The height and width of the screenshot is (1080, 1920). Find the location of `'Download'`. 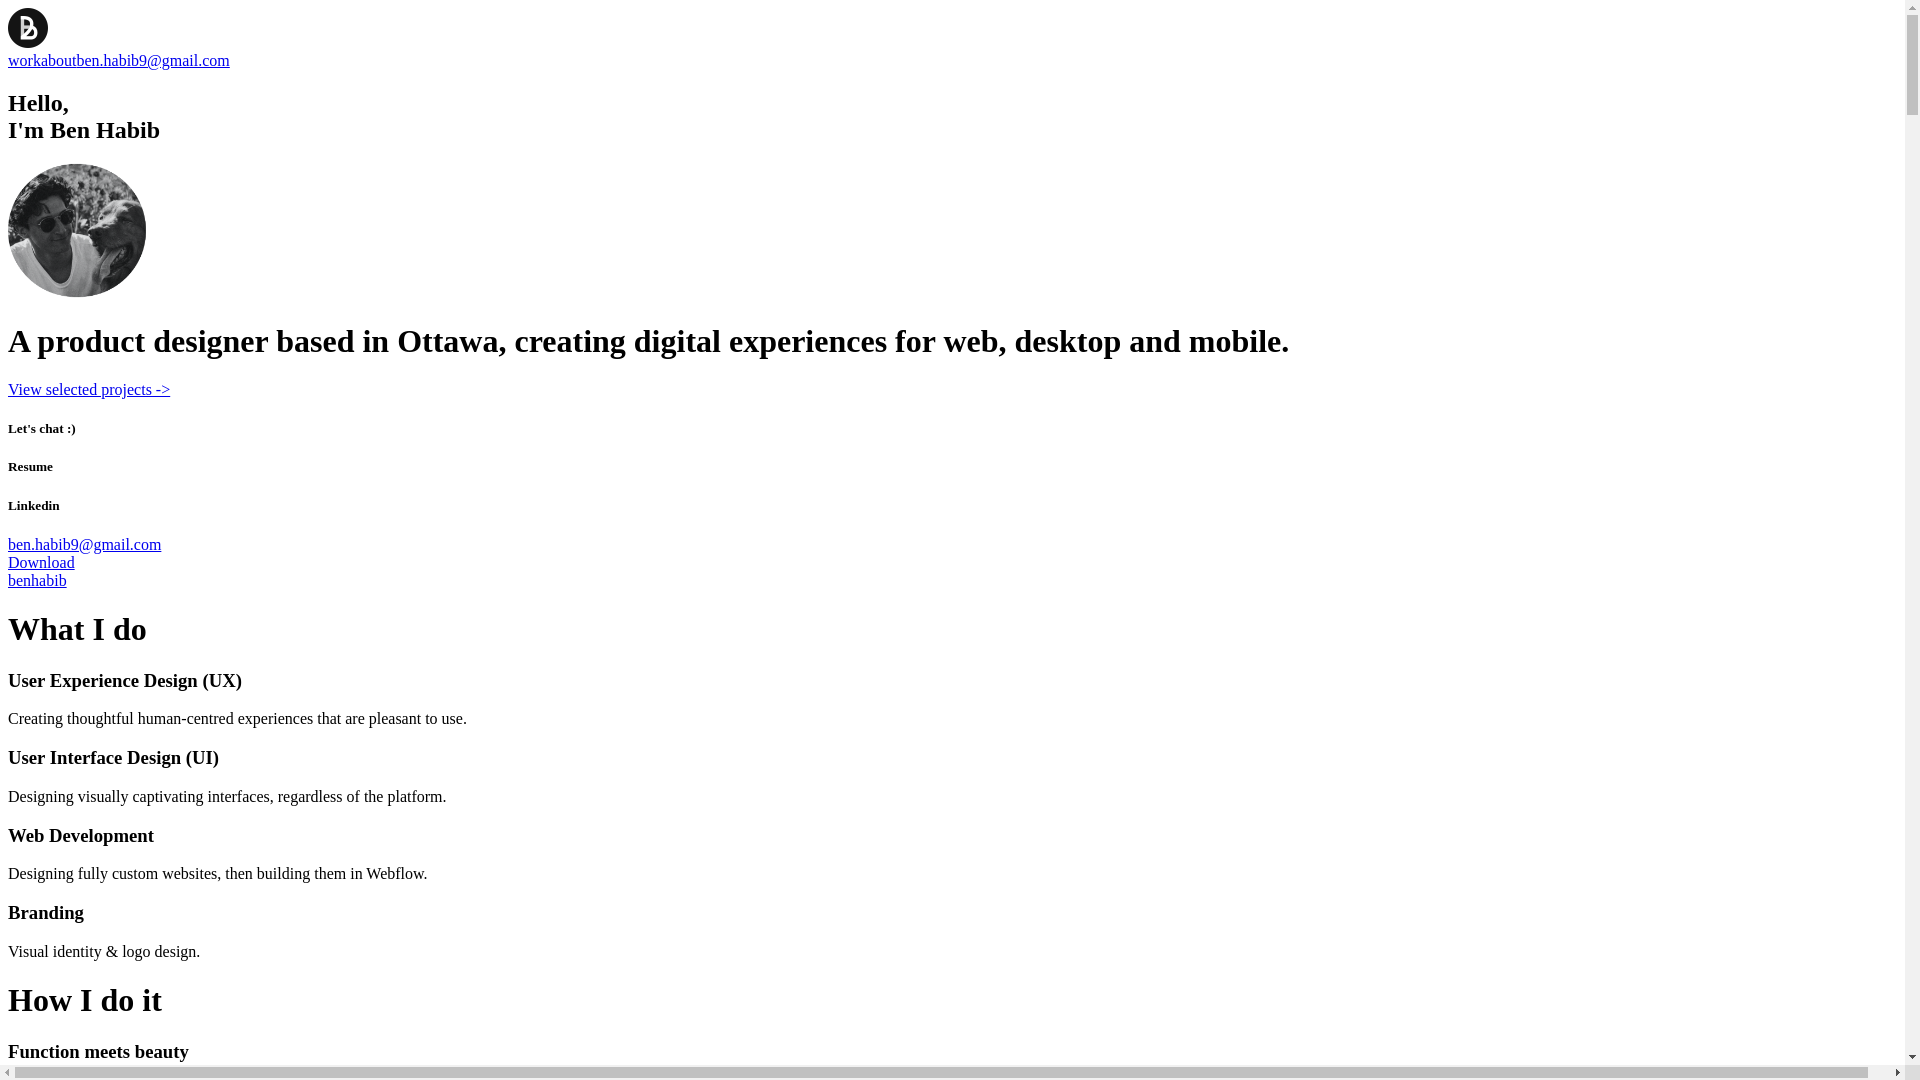

'Download' is located at coordinates (8, 562).